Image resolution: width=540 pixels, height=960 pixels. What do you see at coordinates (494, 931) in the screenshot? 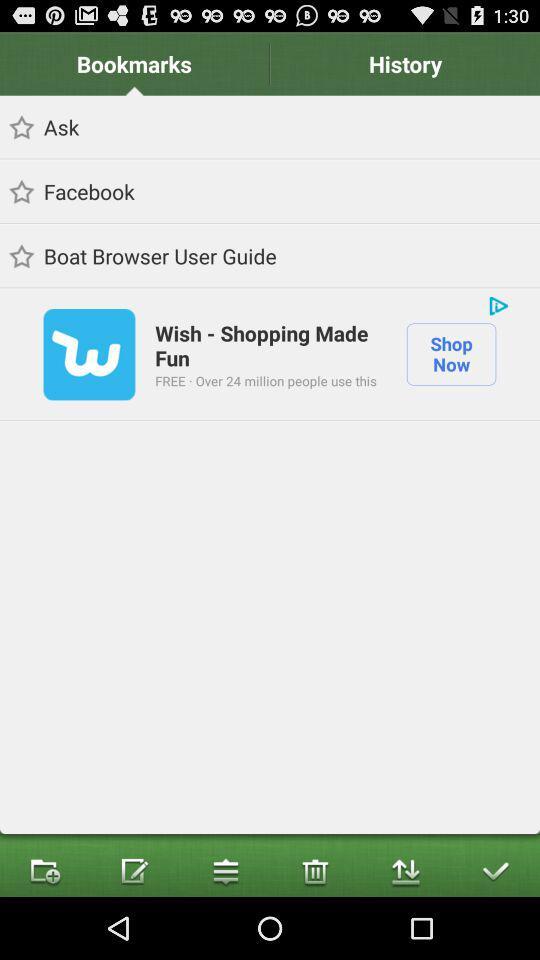
I see `the check icon` at bounding box center [494, 931].